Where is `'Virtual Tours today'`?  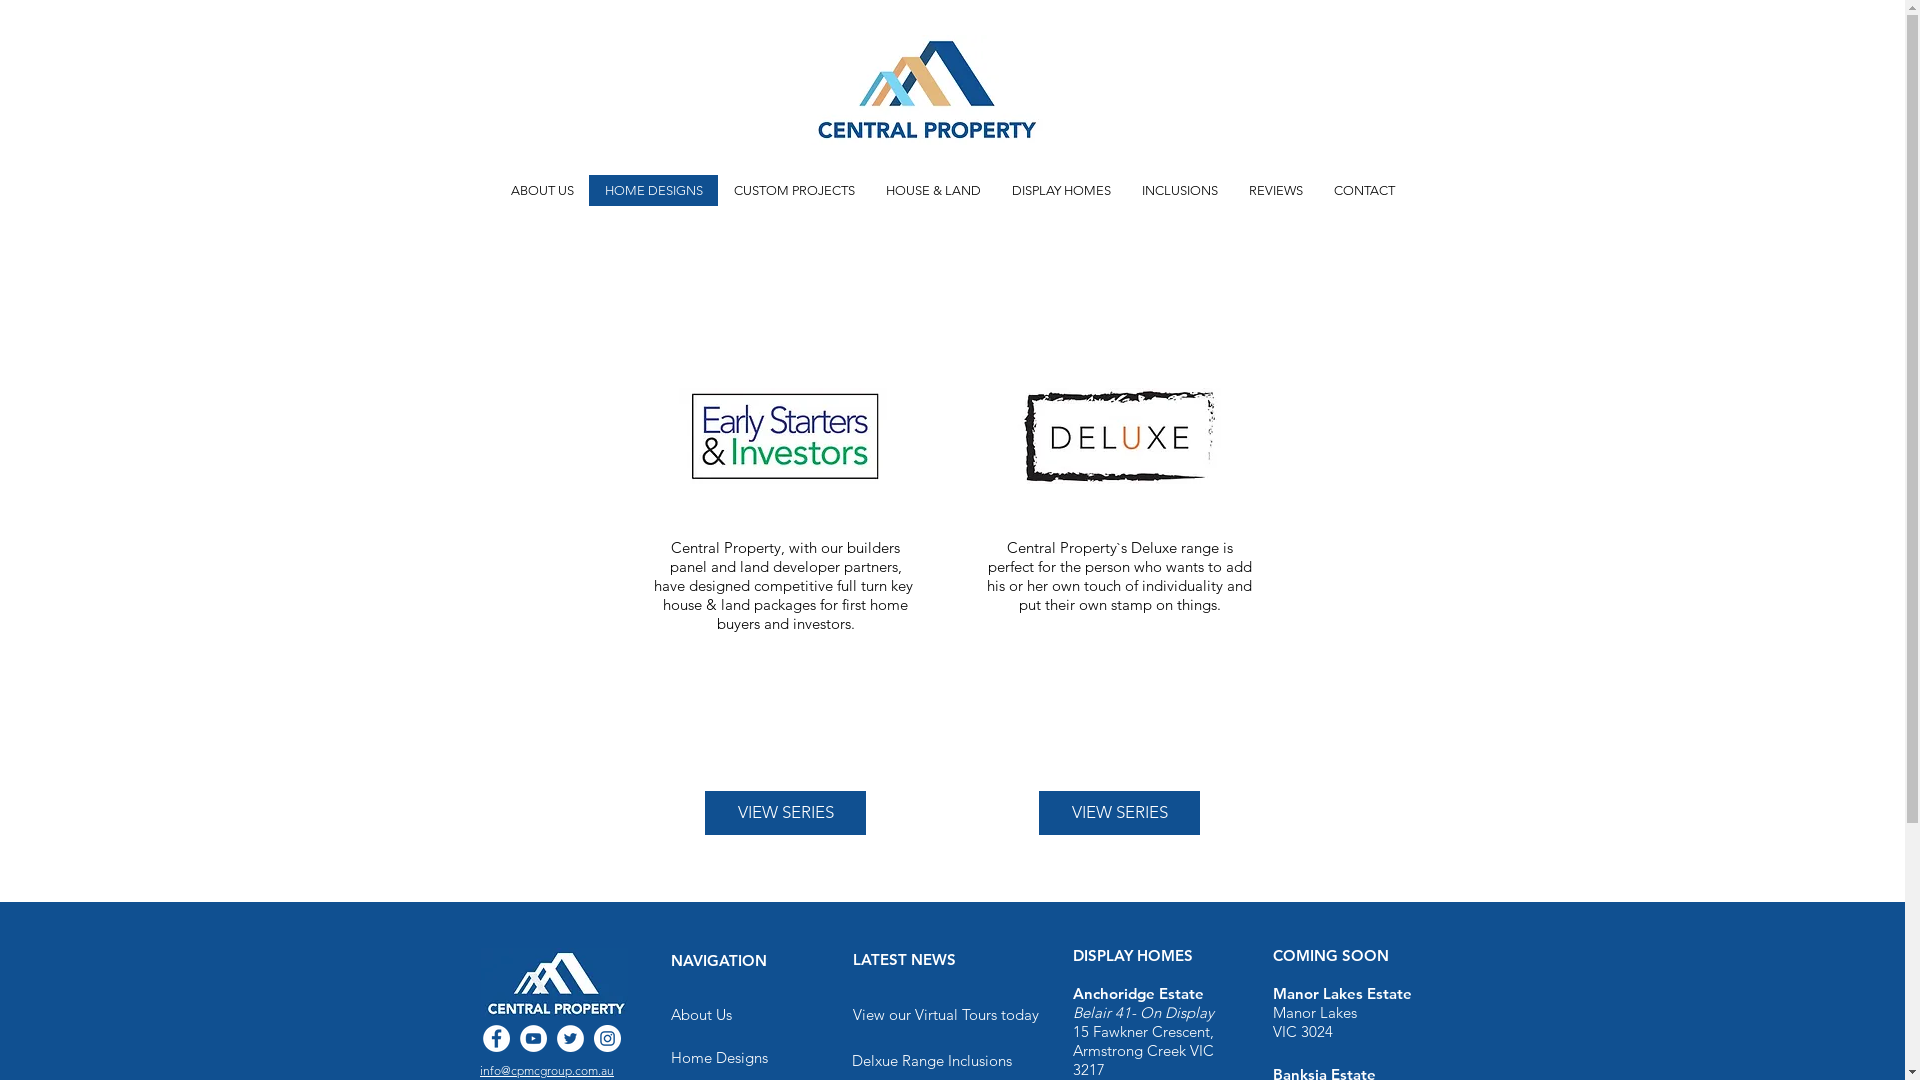
'Virtual Tours today' is located at coordinates (975, 1014).